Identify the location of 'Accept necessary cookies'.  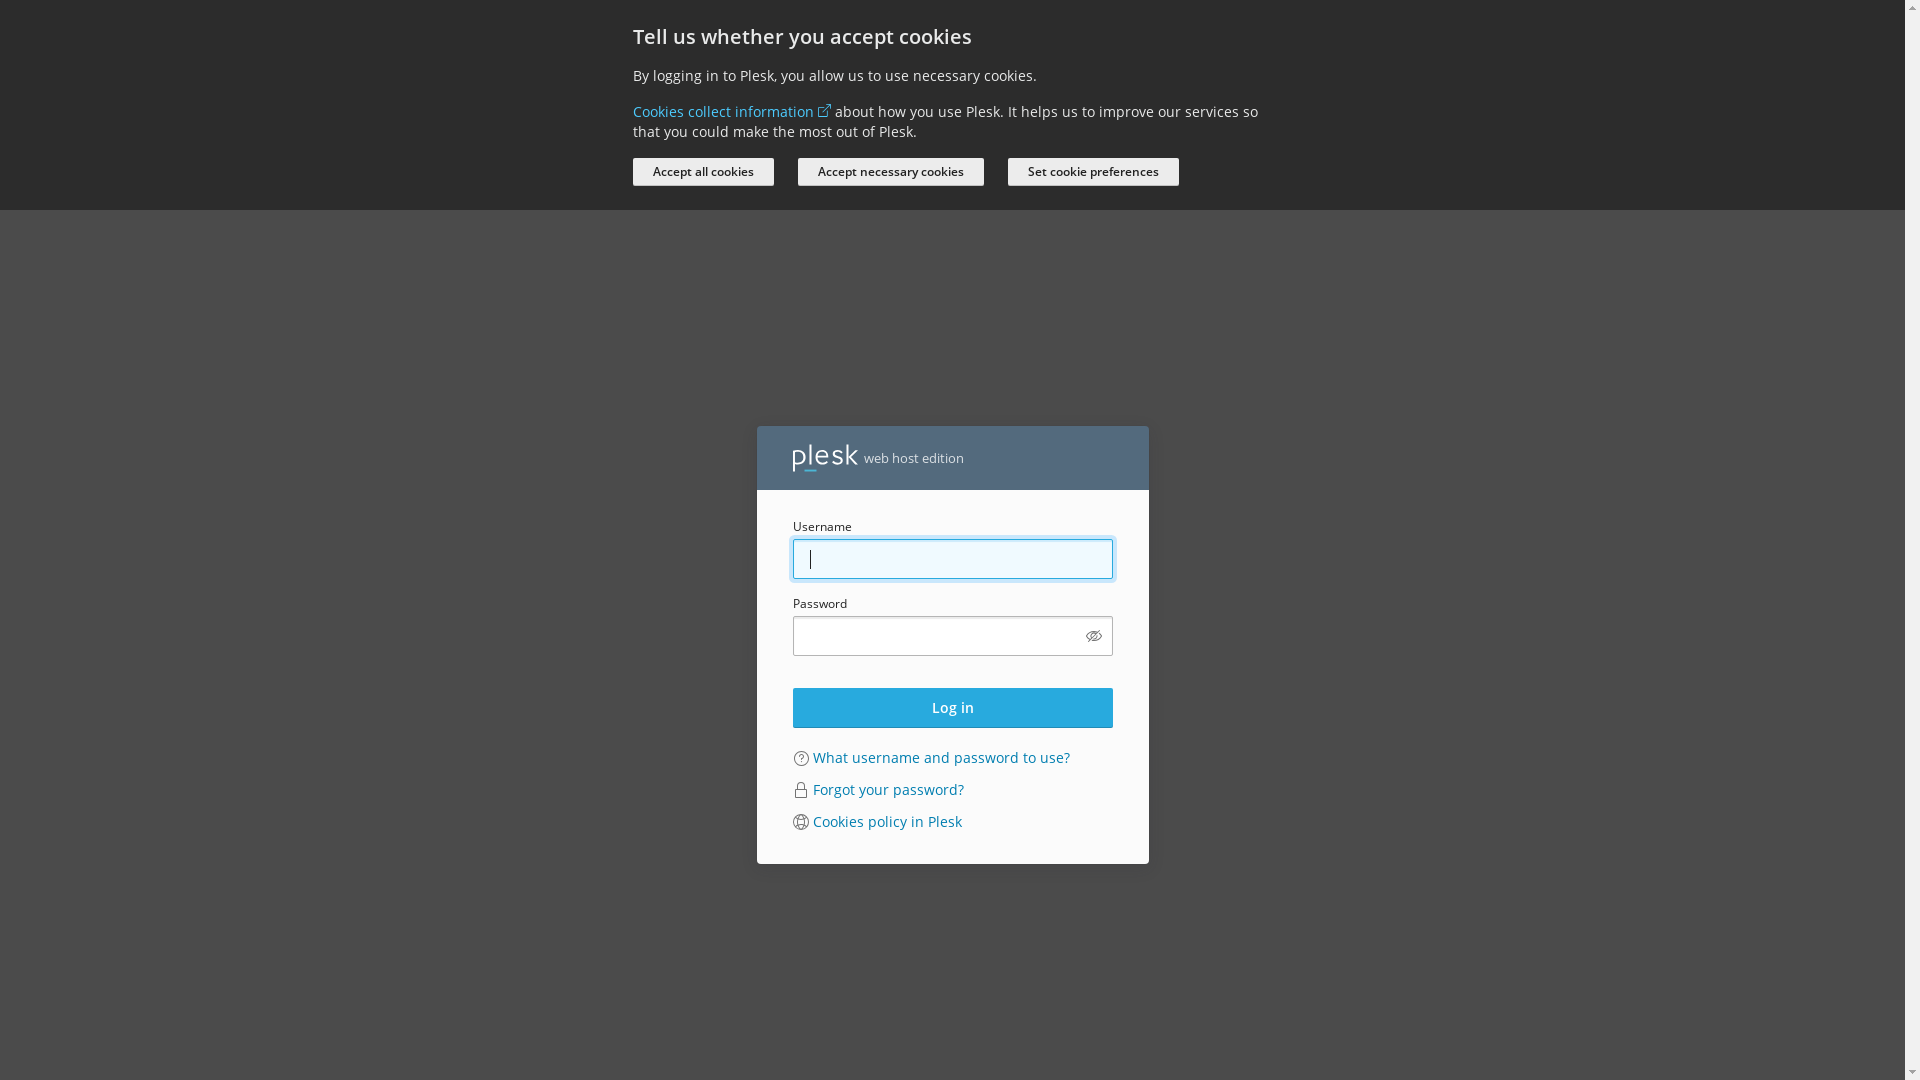
(890, 171).